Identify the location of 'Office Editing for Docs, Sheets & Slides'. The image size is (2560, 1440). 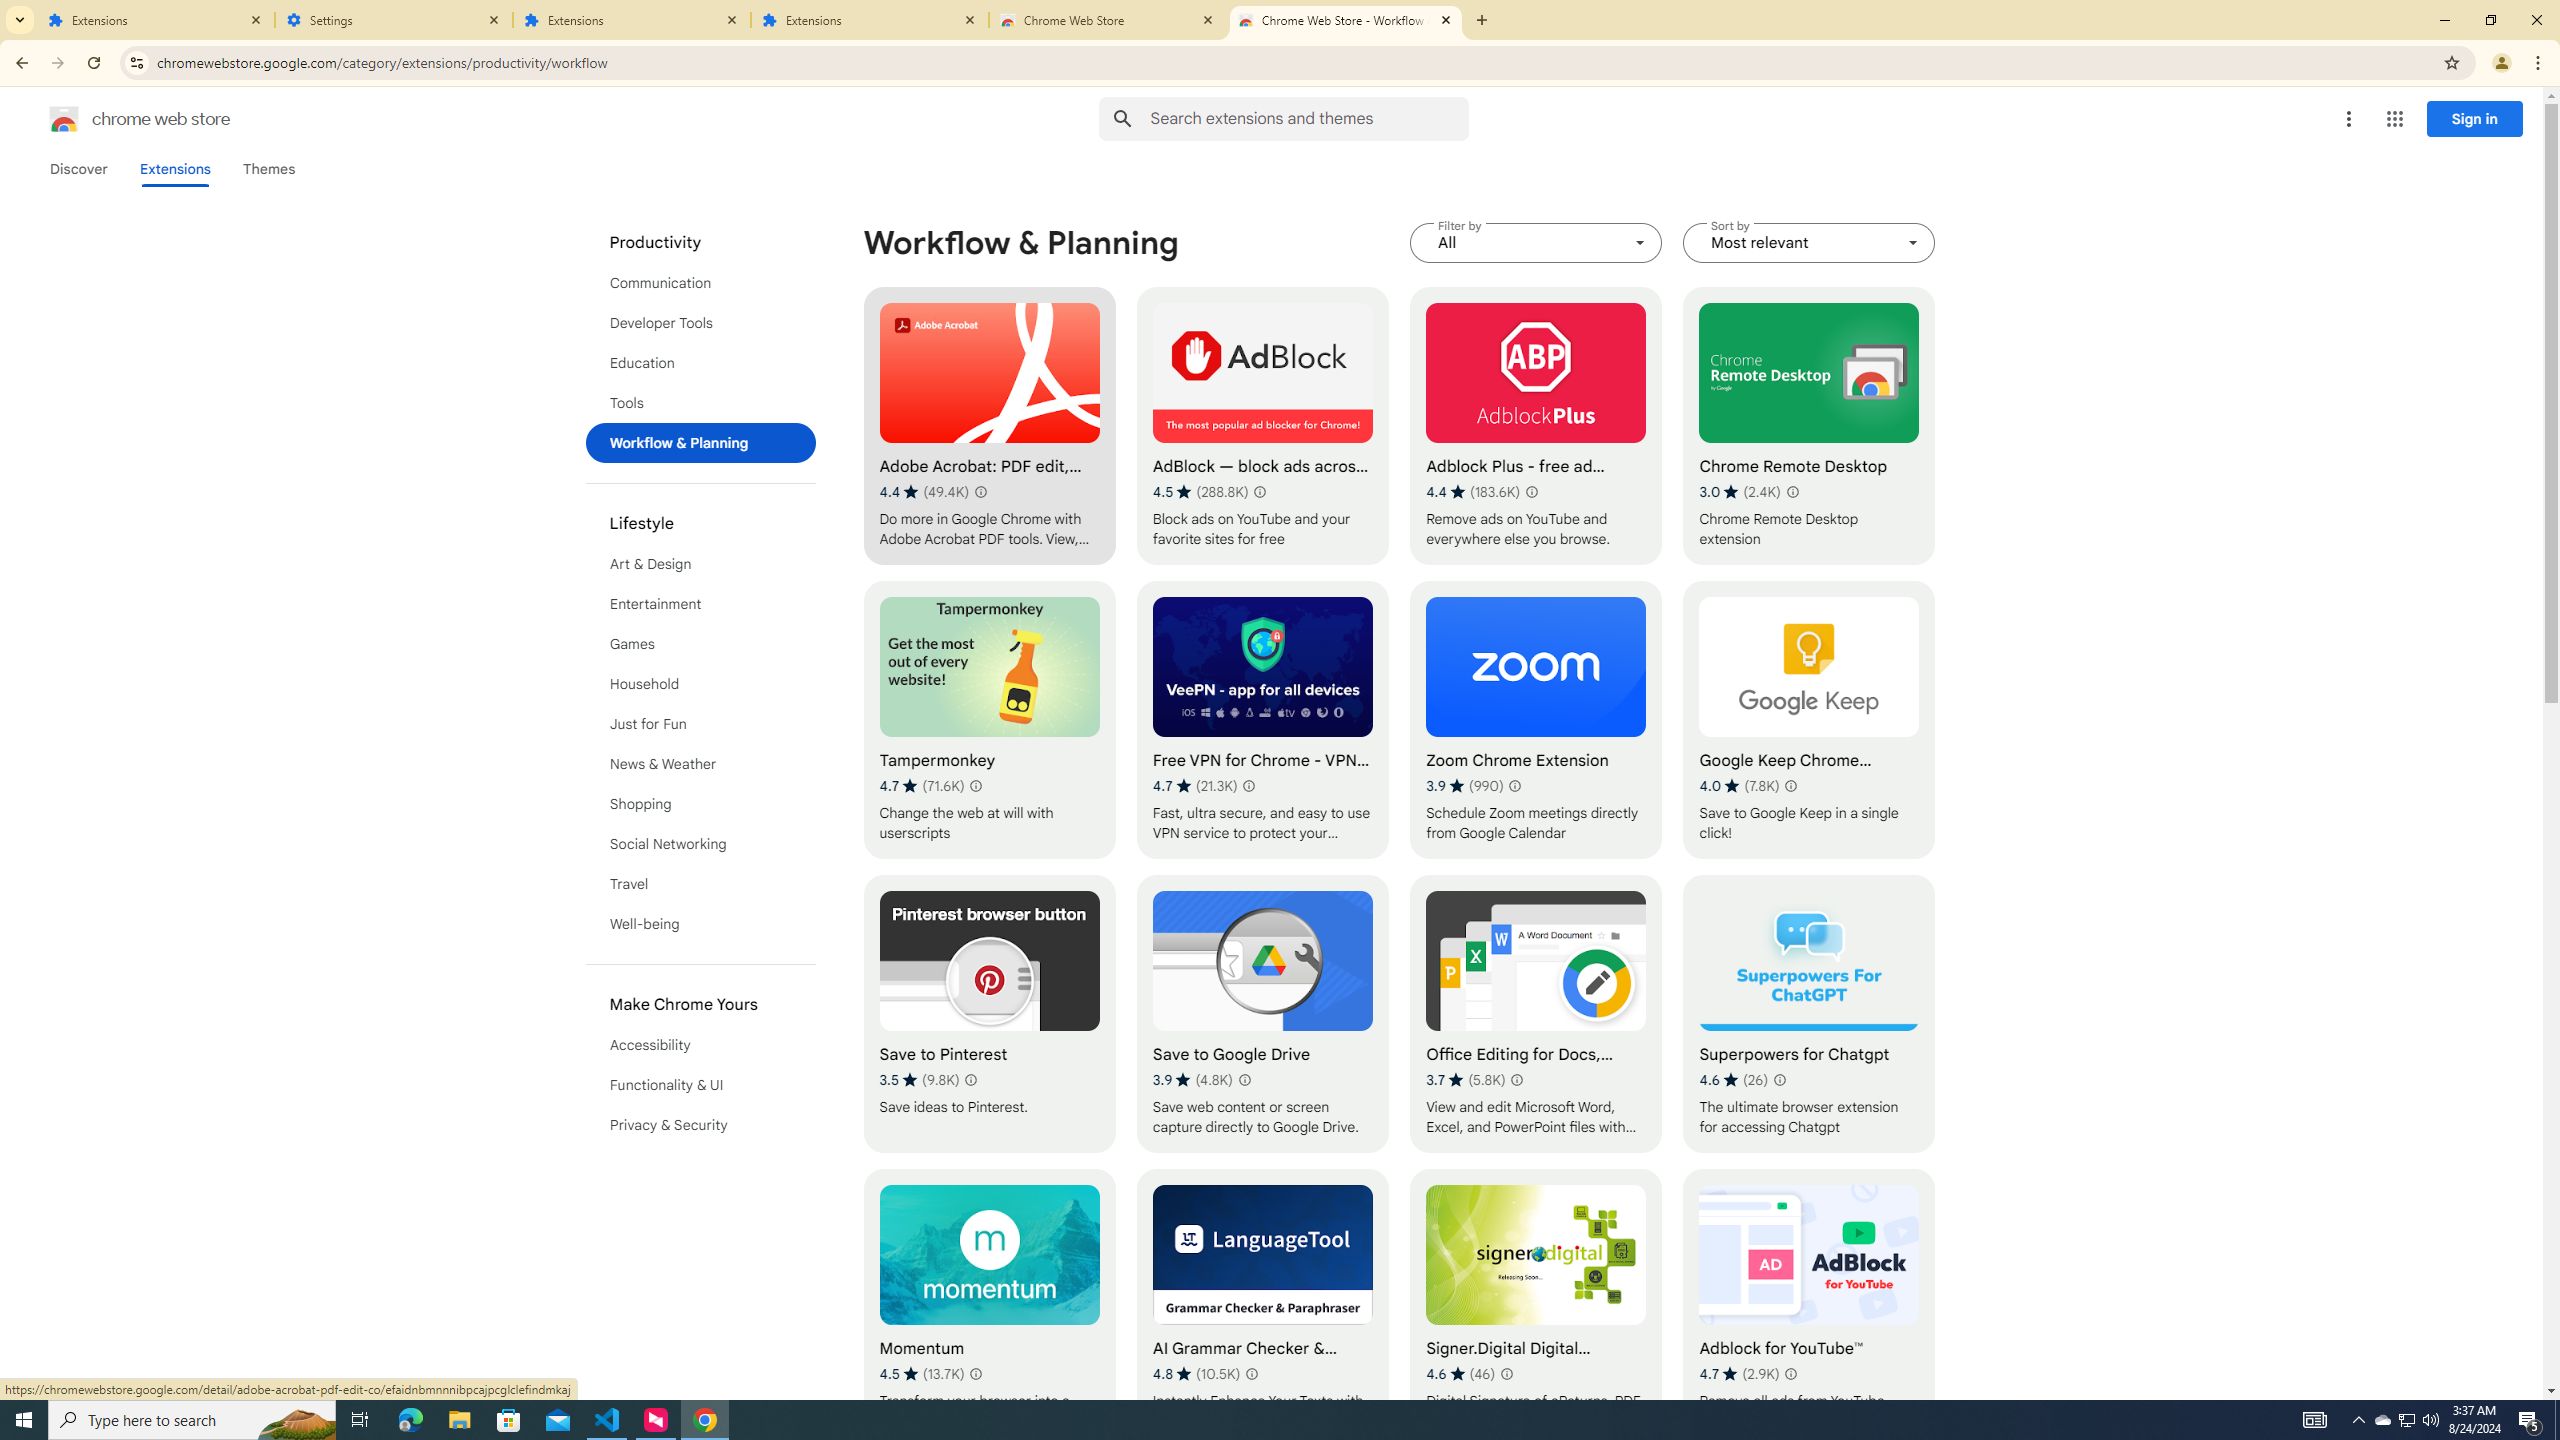
(1536, 1014).